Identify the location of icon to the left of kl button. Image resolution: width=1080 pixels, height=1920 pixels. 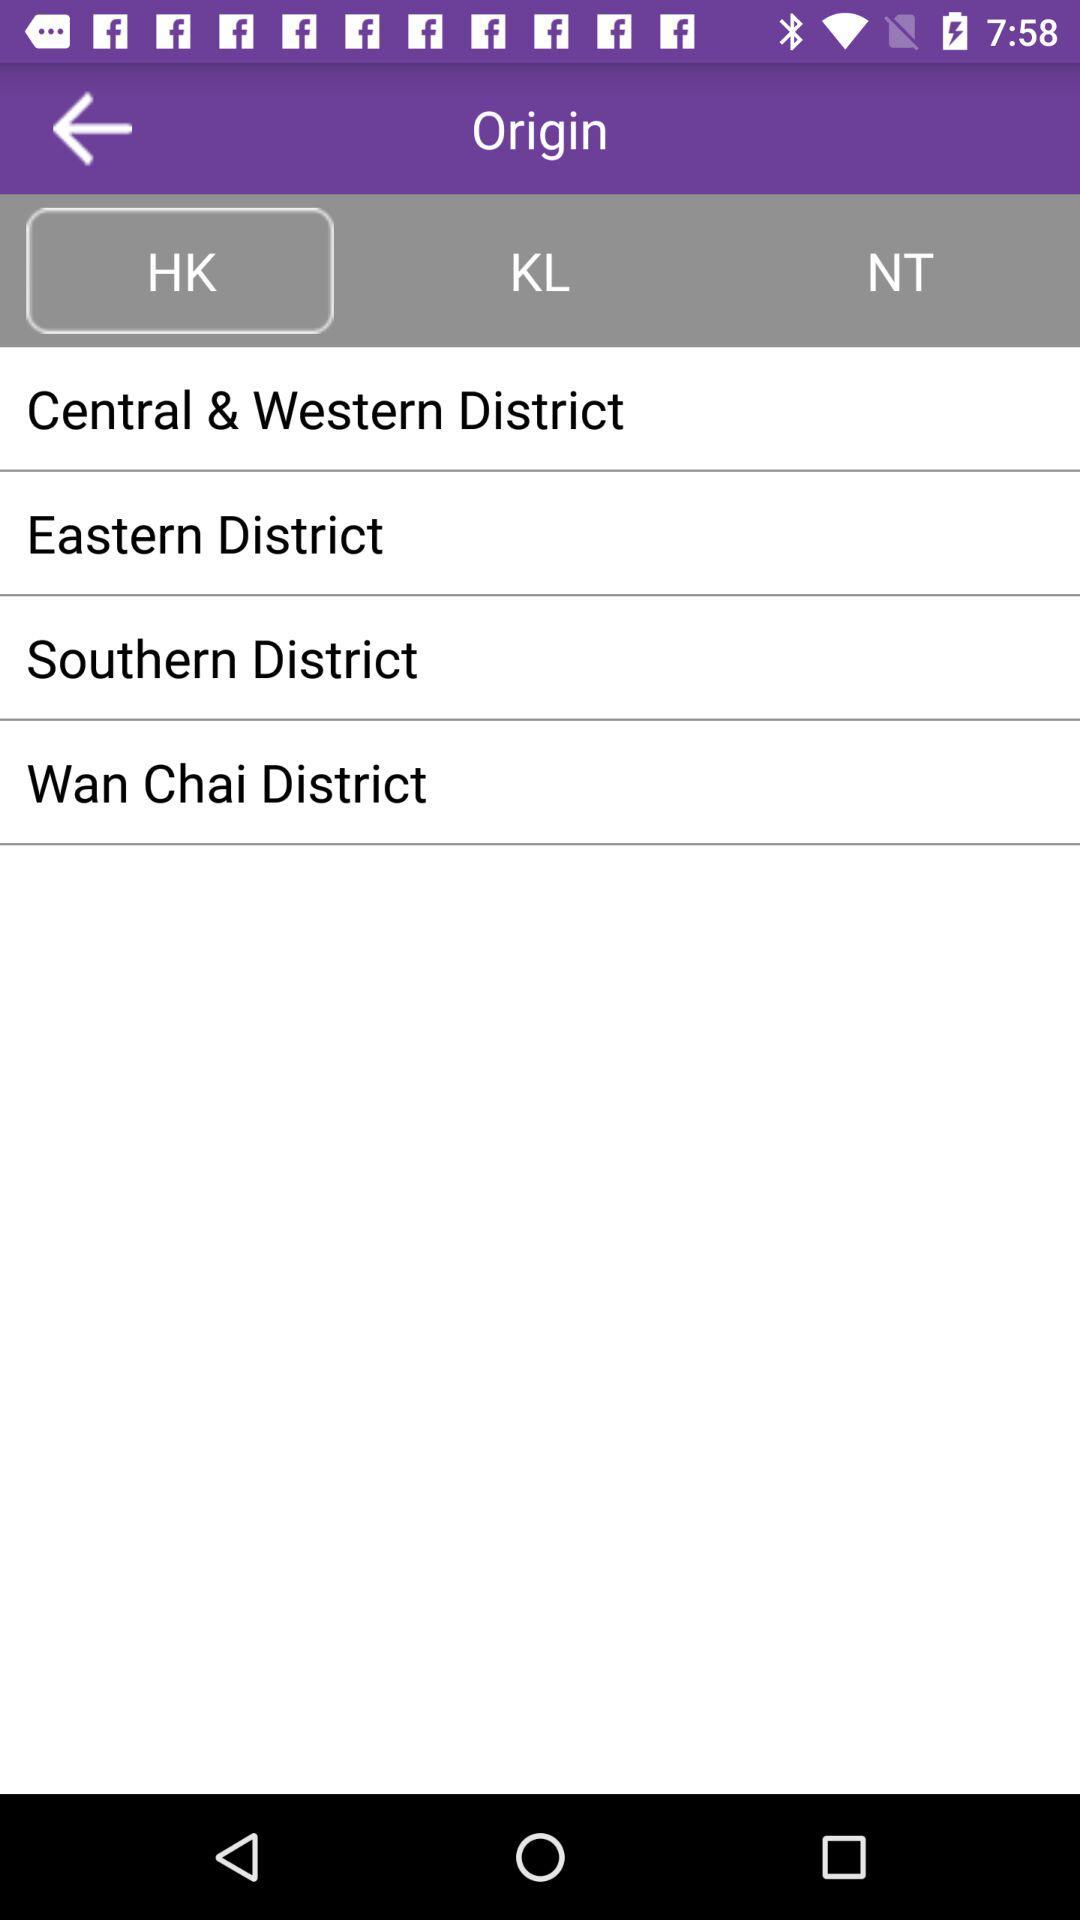
(180, 269).